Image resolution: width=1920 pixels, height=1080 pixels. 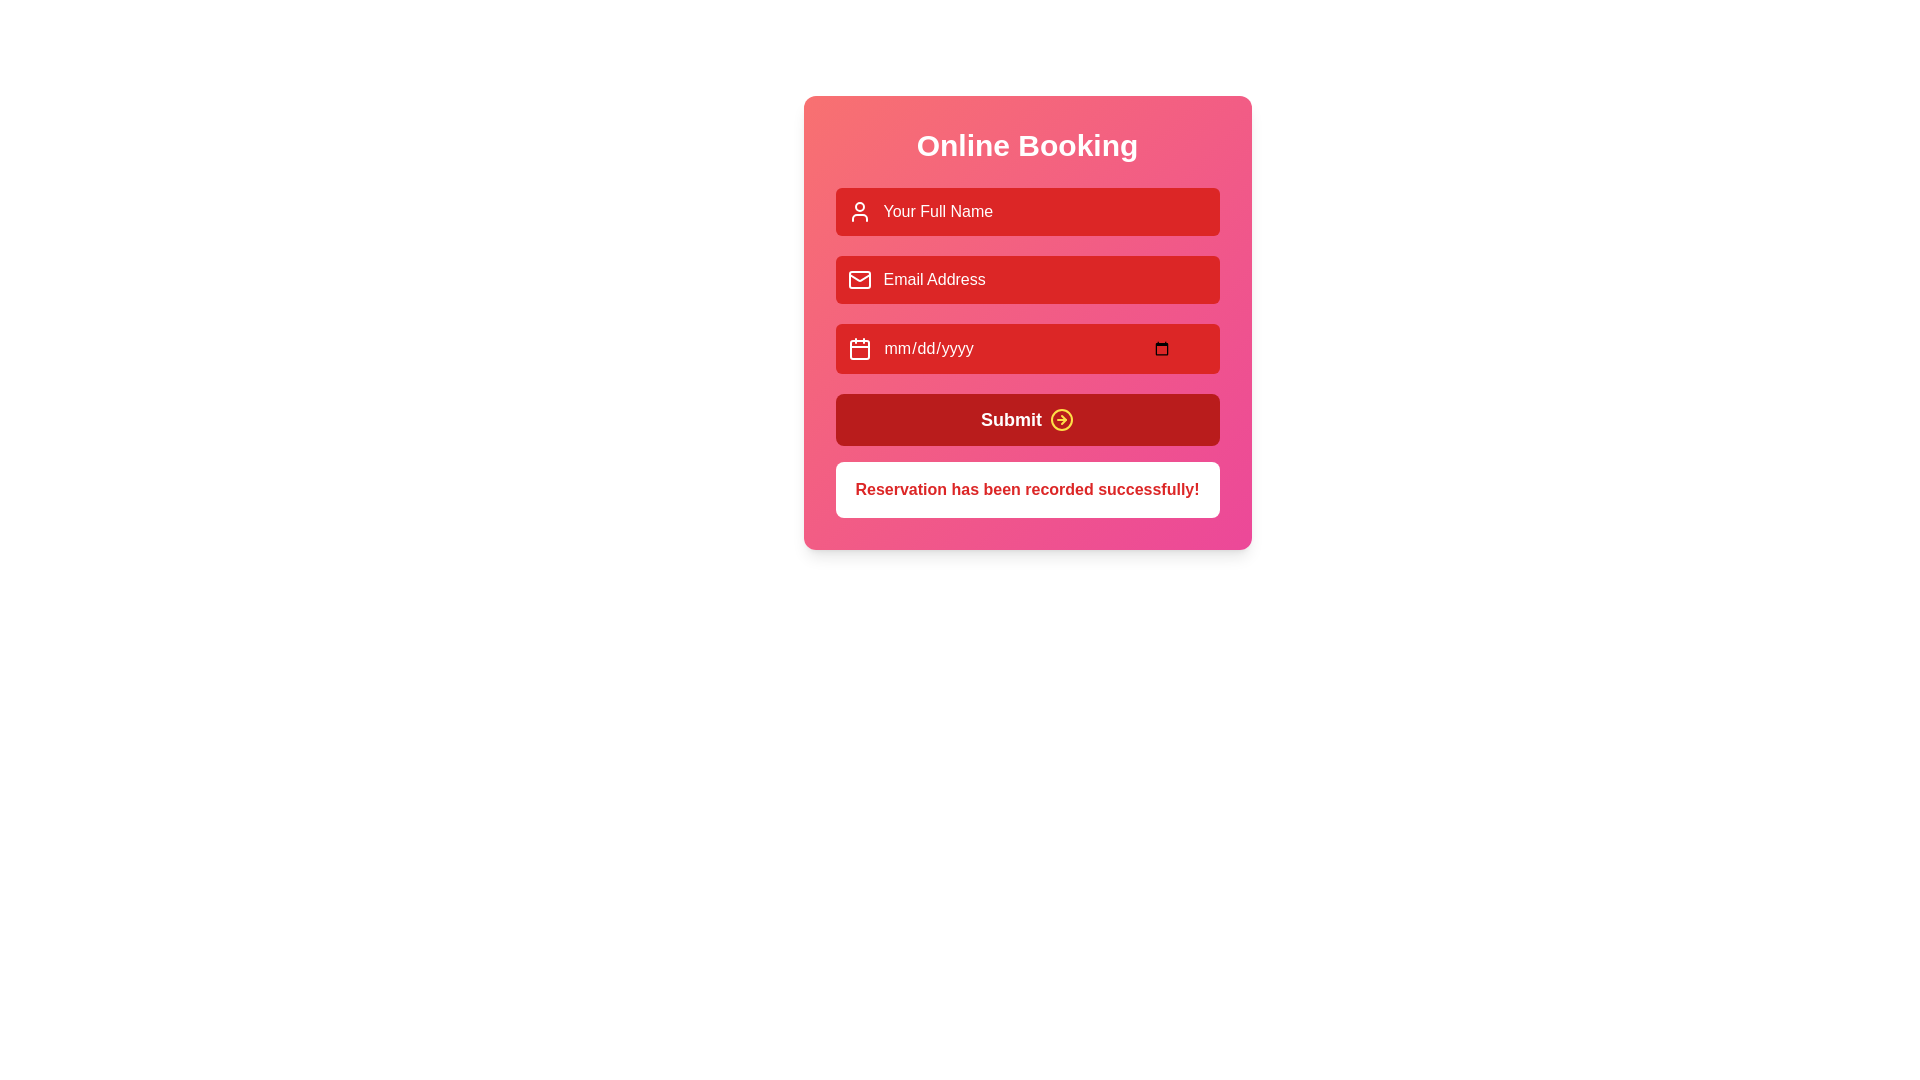 What do you see at coordinates (1027, 212) in the screenshot?
I see `the full name input field in the booking form to focus on it` at bounding box center [1027, 212].